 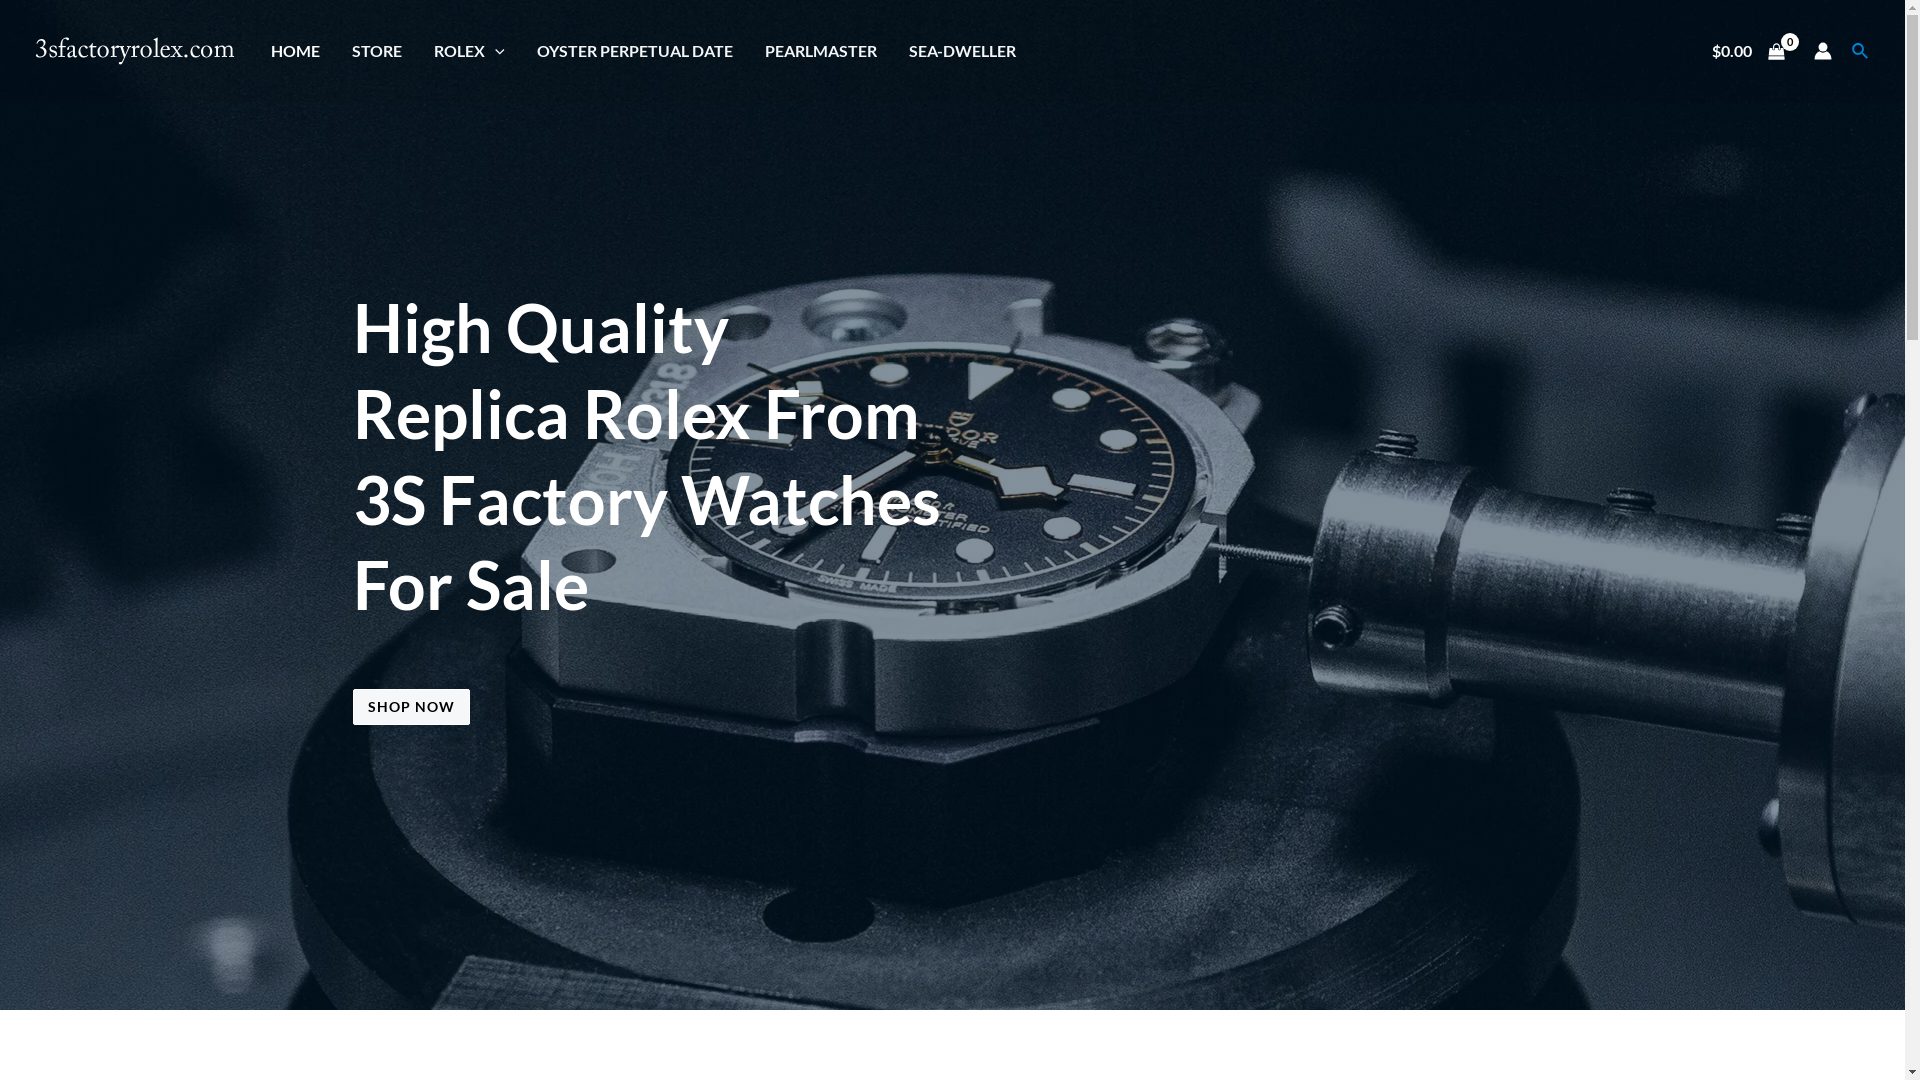 I want to click on 'PEARLMASTER', so click(x=820, y=49).